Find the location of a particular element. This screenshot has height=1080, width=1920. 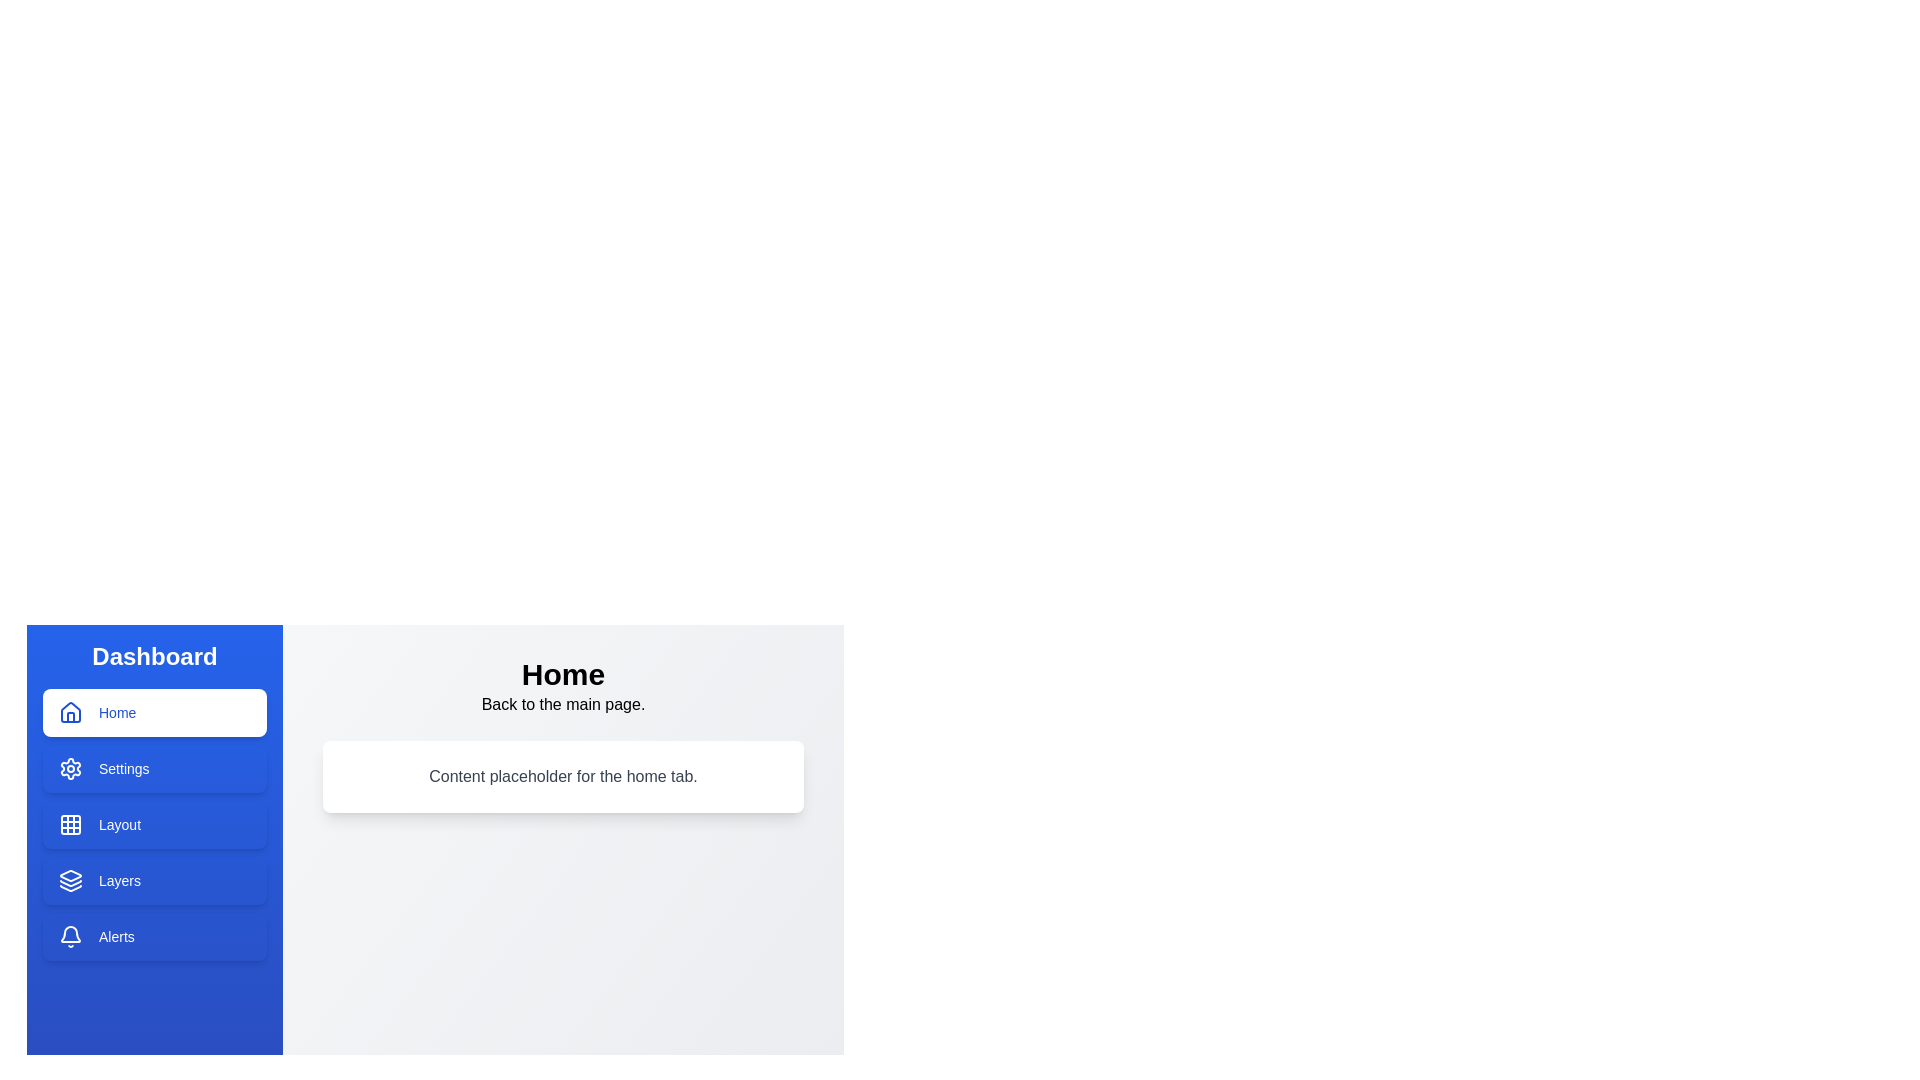

the Settings tab to switch the displayed content is located at coordinates (153, 767).